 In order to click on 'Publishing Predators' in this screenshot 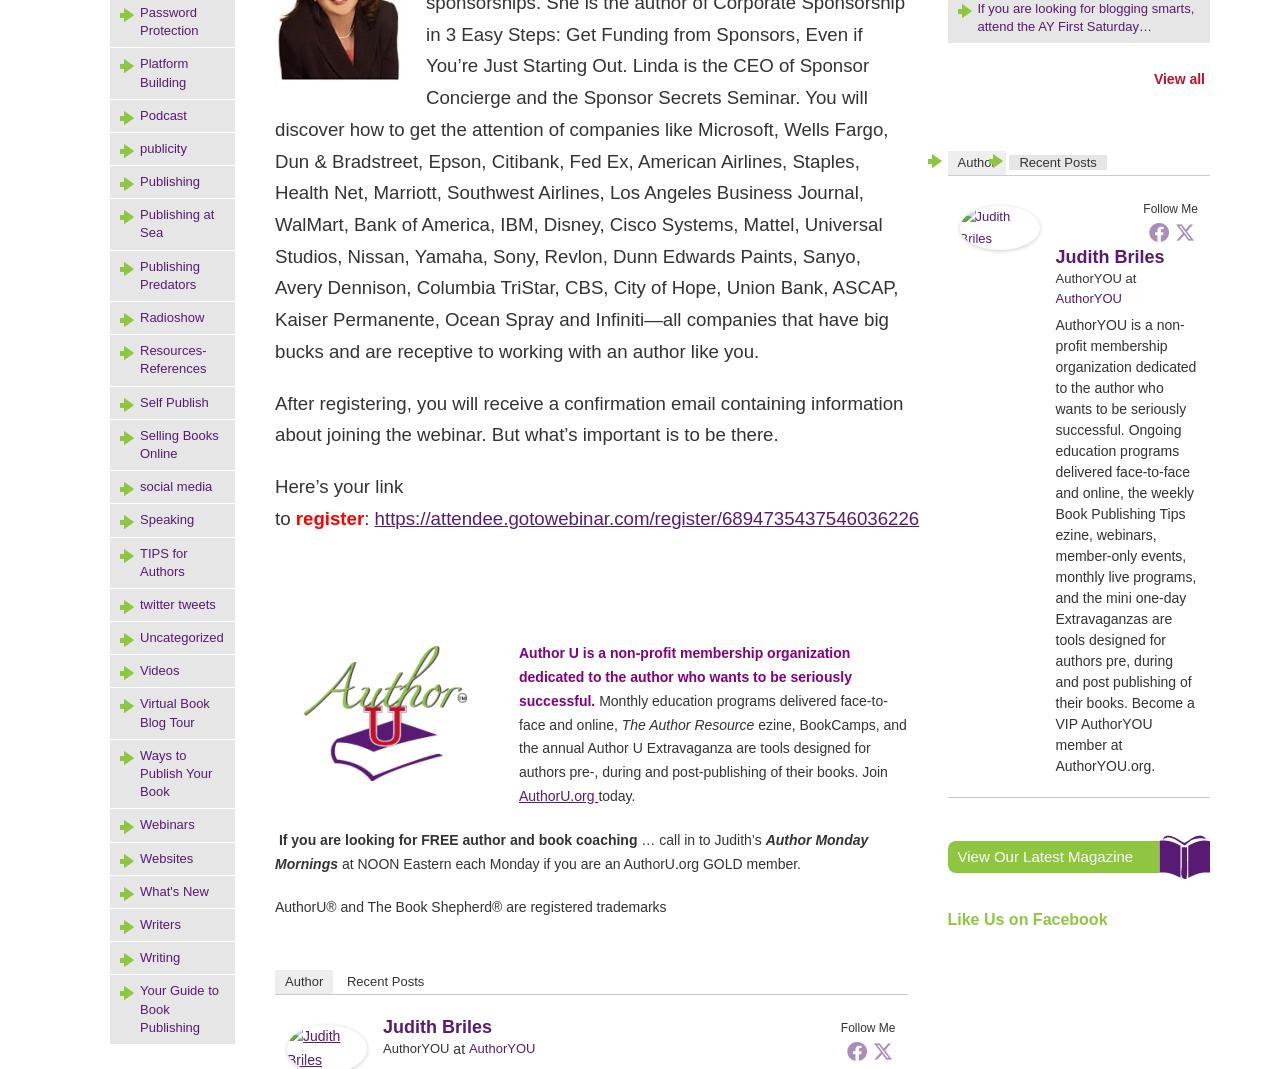, I will do `click(139, 273)`.